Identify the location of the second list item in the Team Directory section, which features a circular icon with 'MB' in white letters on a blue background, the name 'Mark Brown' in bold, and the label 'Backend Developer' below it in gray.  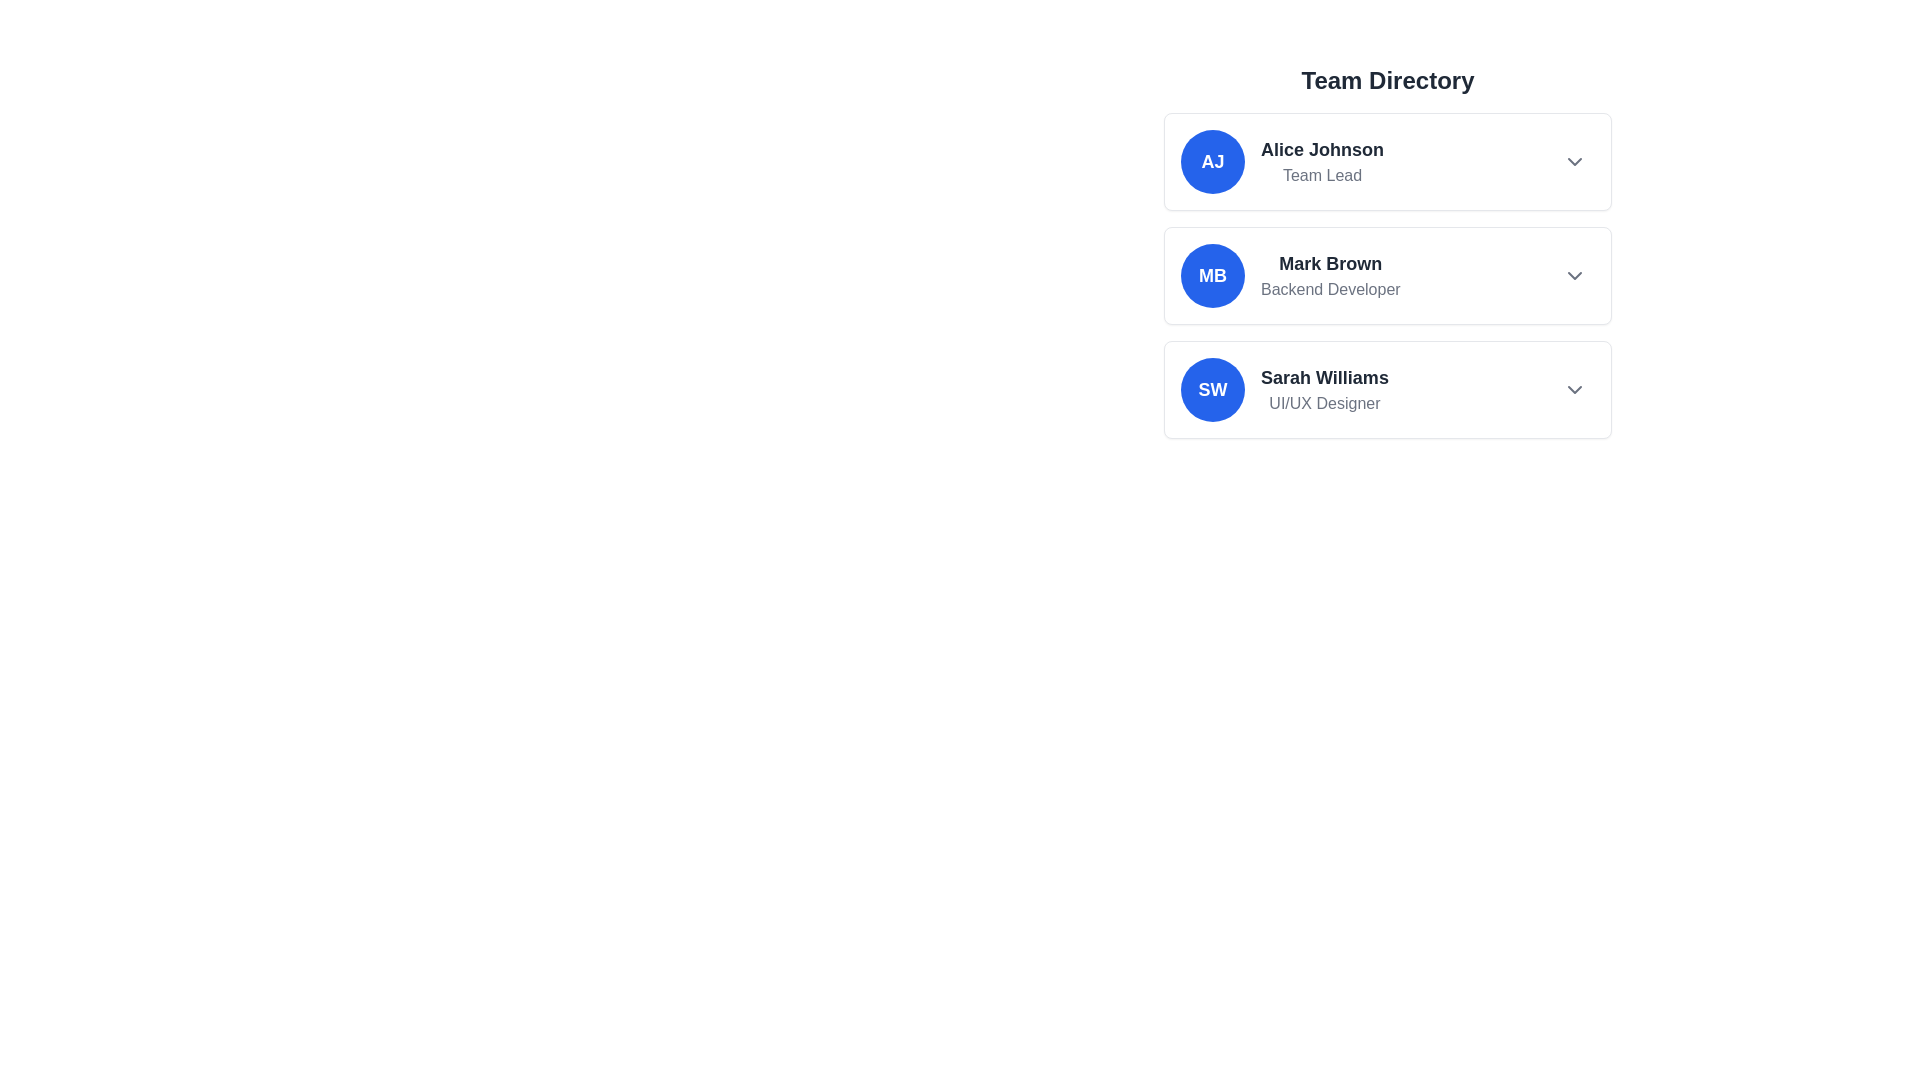
(1386, 276).